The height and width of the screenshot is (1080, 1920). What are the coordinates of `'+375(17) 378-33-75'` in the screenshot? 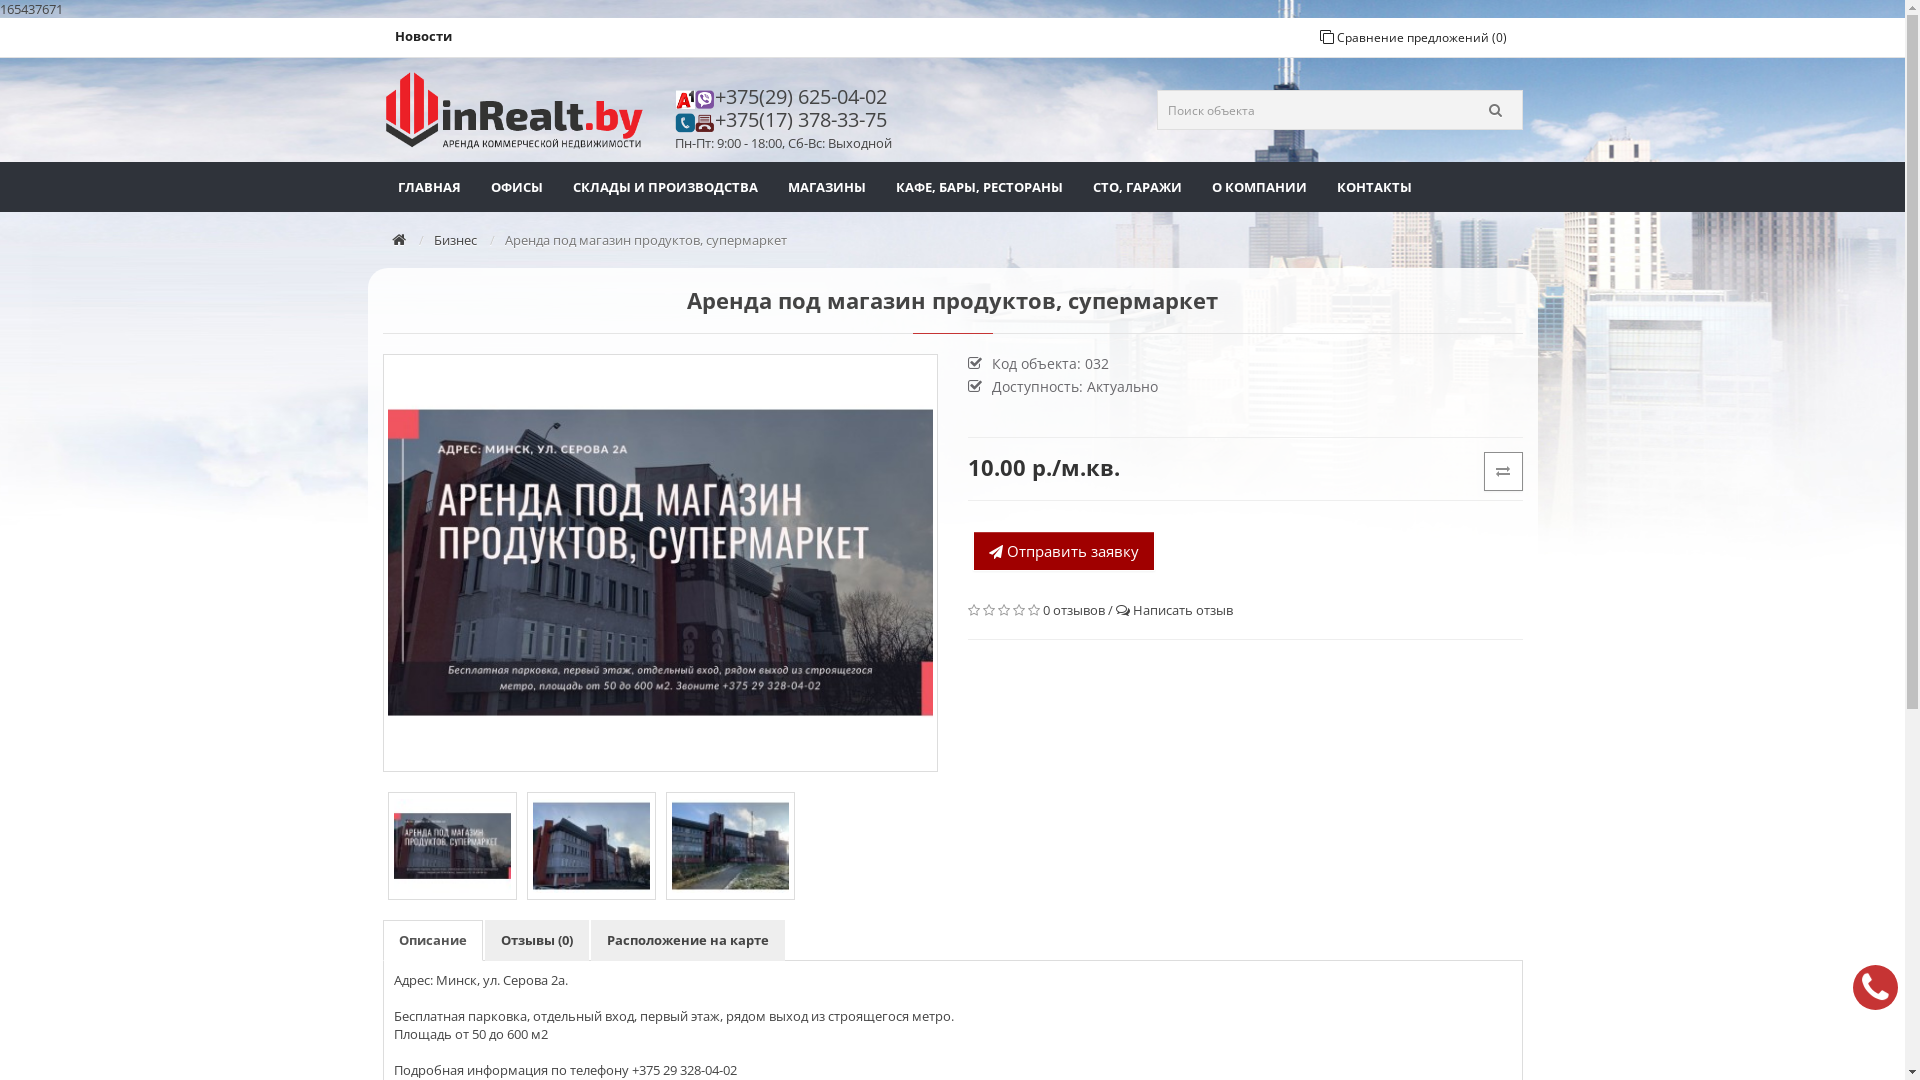 It's located at (715, 119).